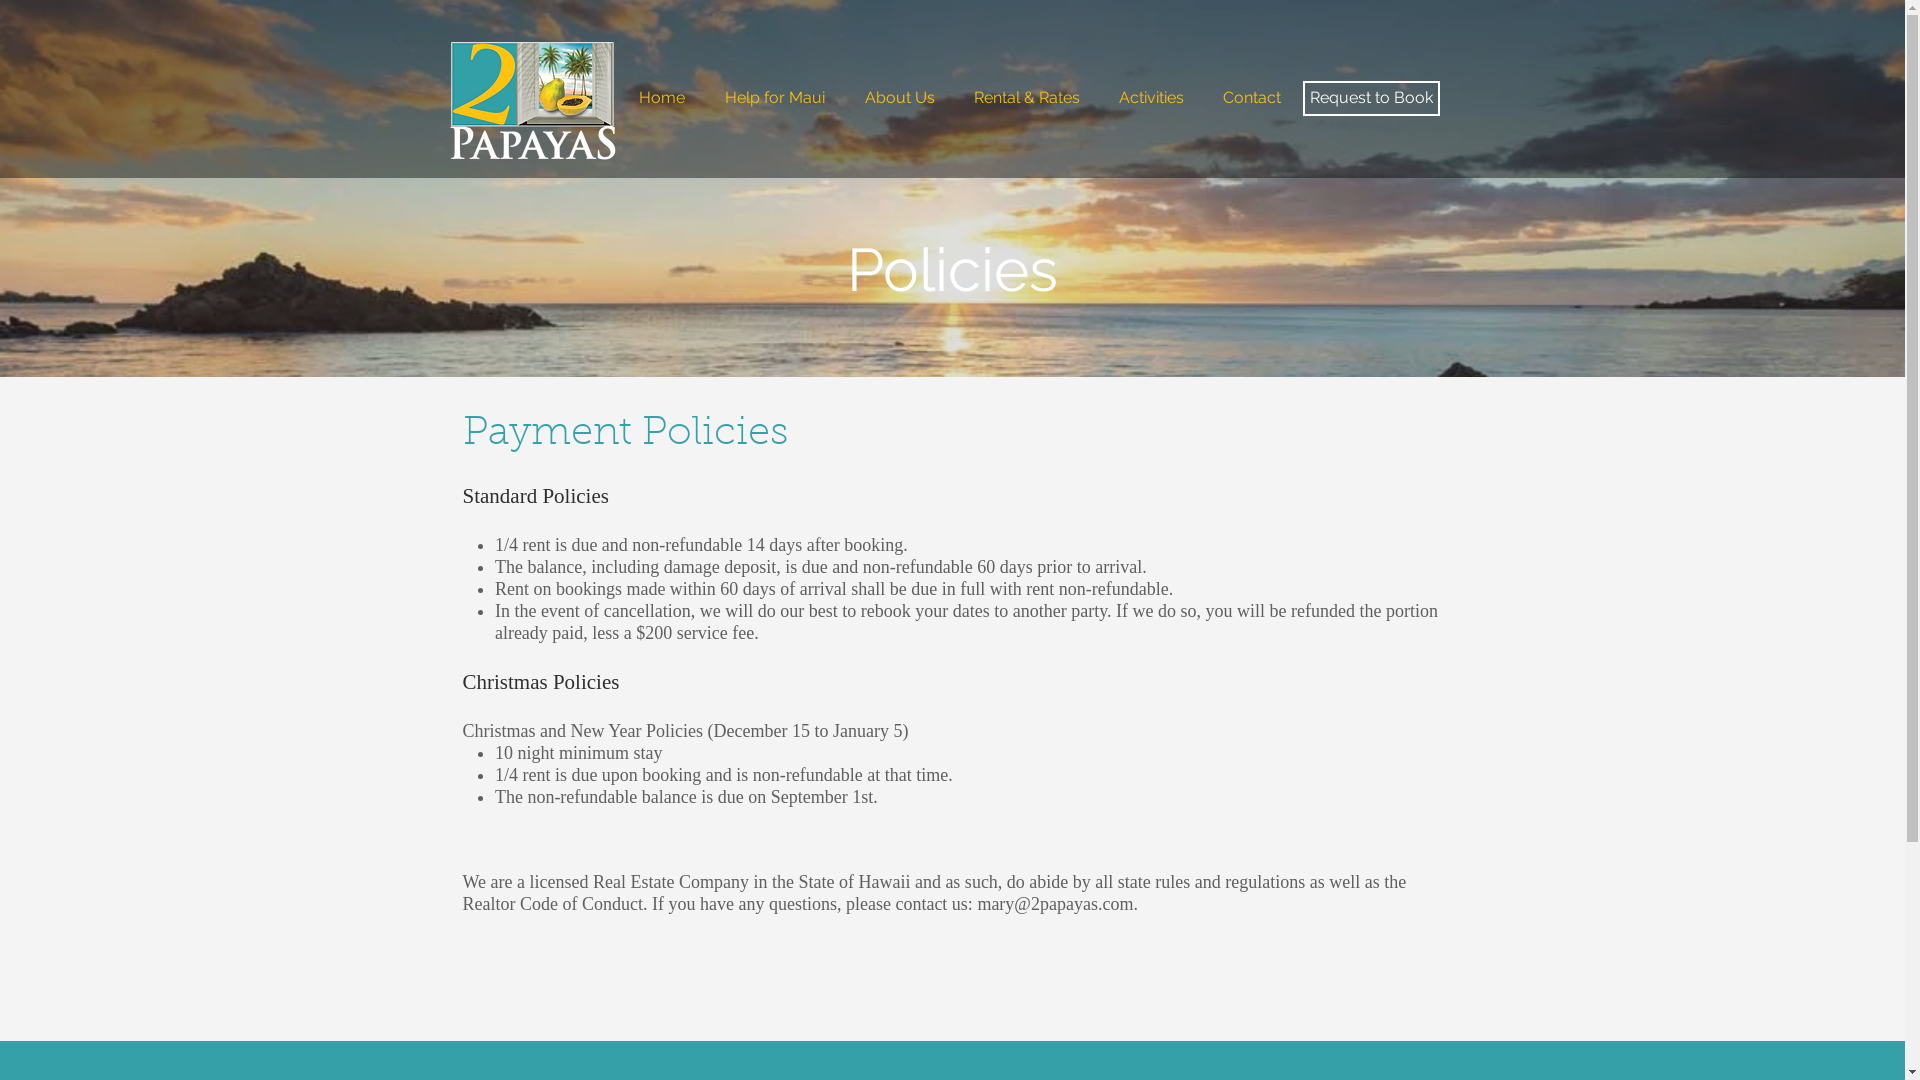 The height and width of the screenshot is (1080, 1920). What do you see at coordinates (1301, 98) in the screenshot?
I see `'Request to Book'` at bounding box center [1301, 98].